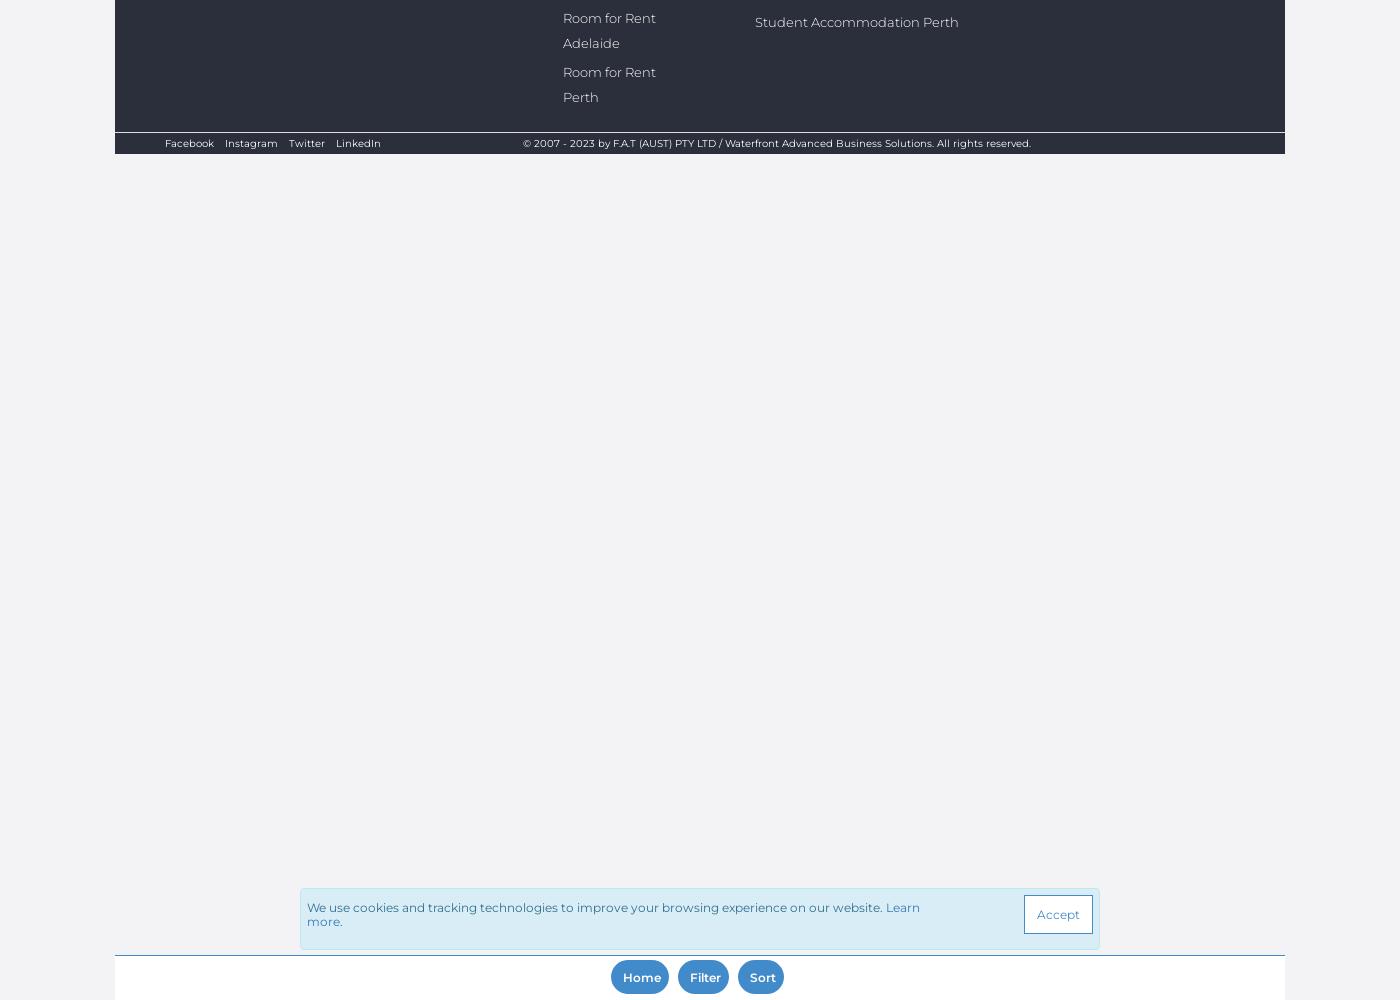 The image size is (1400, 1000). I want to click on 'Sort', so click(763, 976).